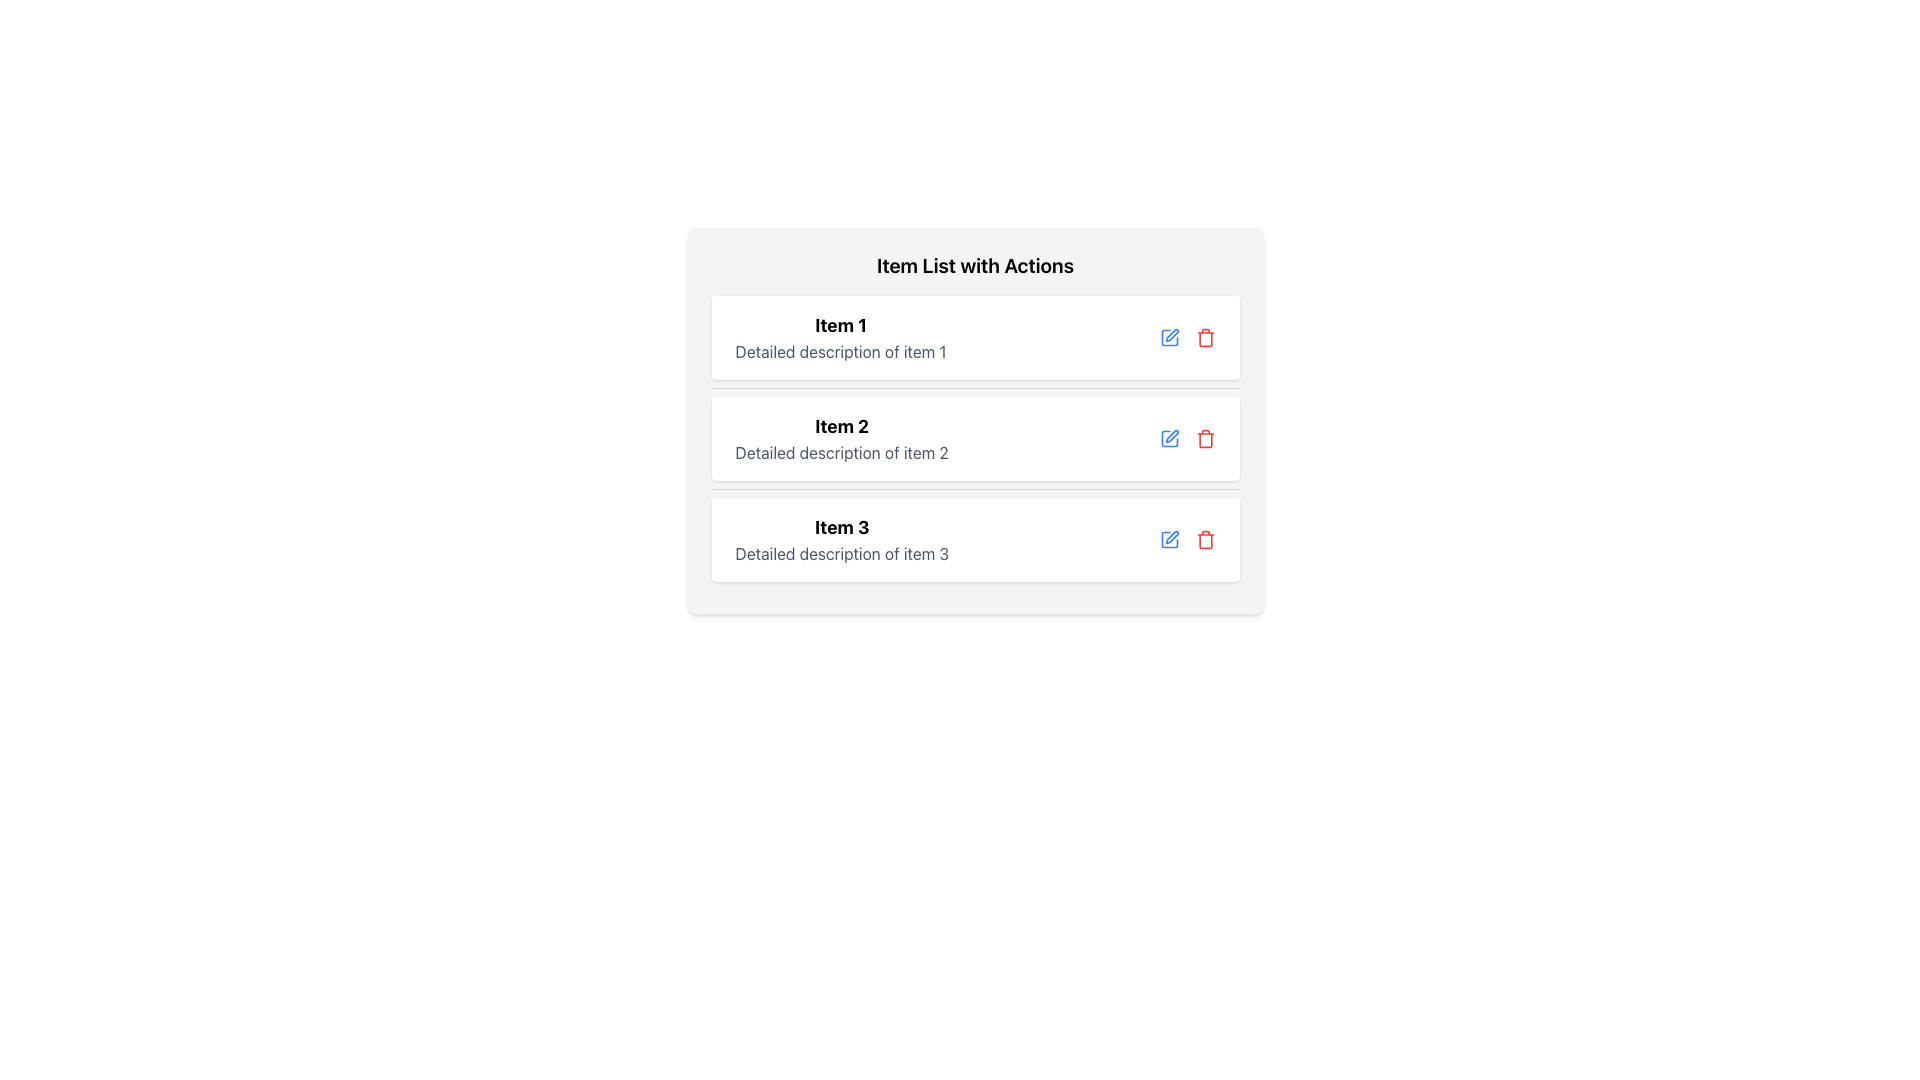 The image size is (1920, 1080). What do you see at coordinates (841, 540) in the screenshot?
I see `to select the text in the third item descriptor of the vertically stacked list, which displays the title and brief description of the item` at bounding box center [841, 540].